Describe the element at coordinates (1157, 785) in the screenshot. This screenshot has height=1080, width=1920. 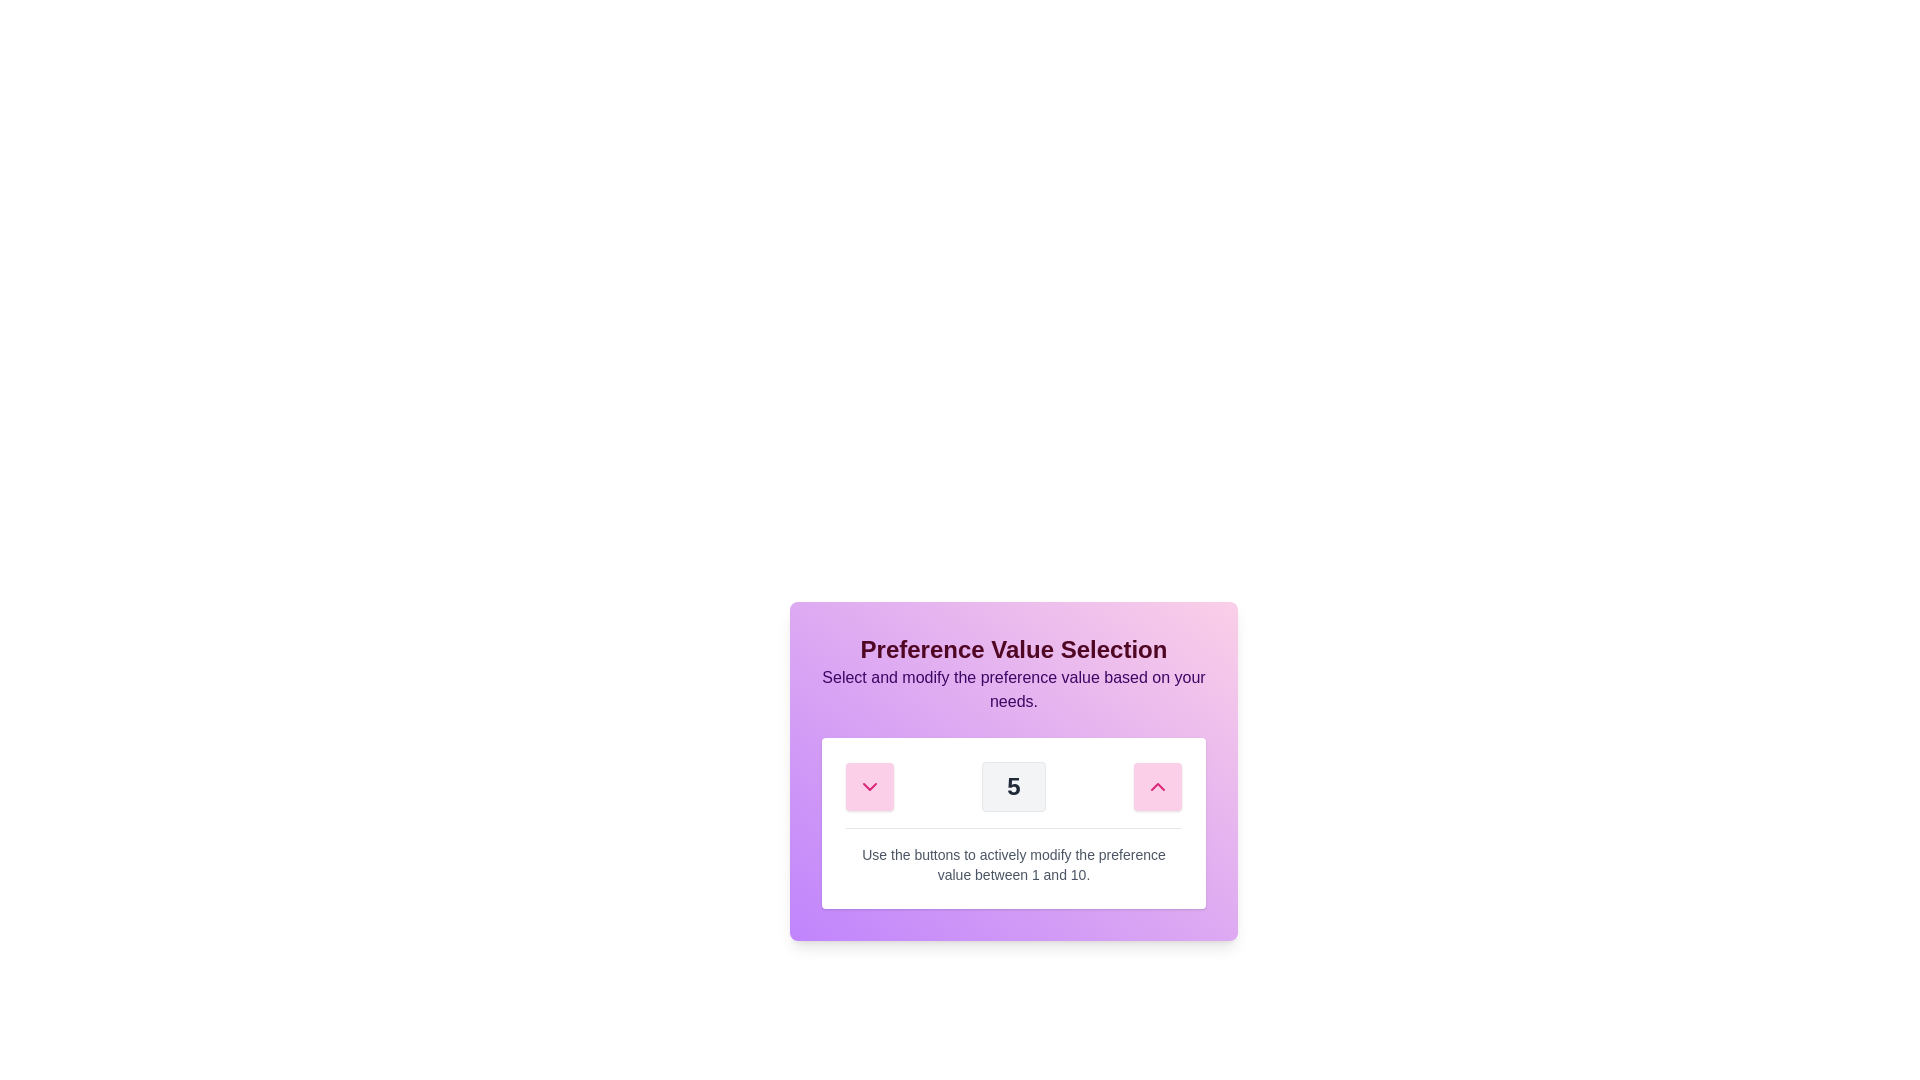
I see `the pink button with rounded corners featuring an upward-pointing chevron icon` at that location.